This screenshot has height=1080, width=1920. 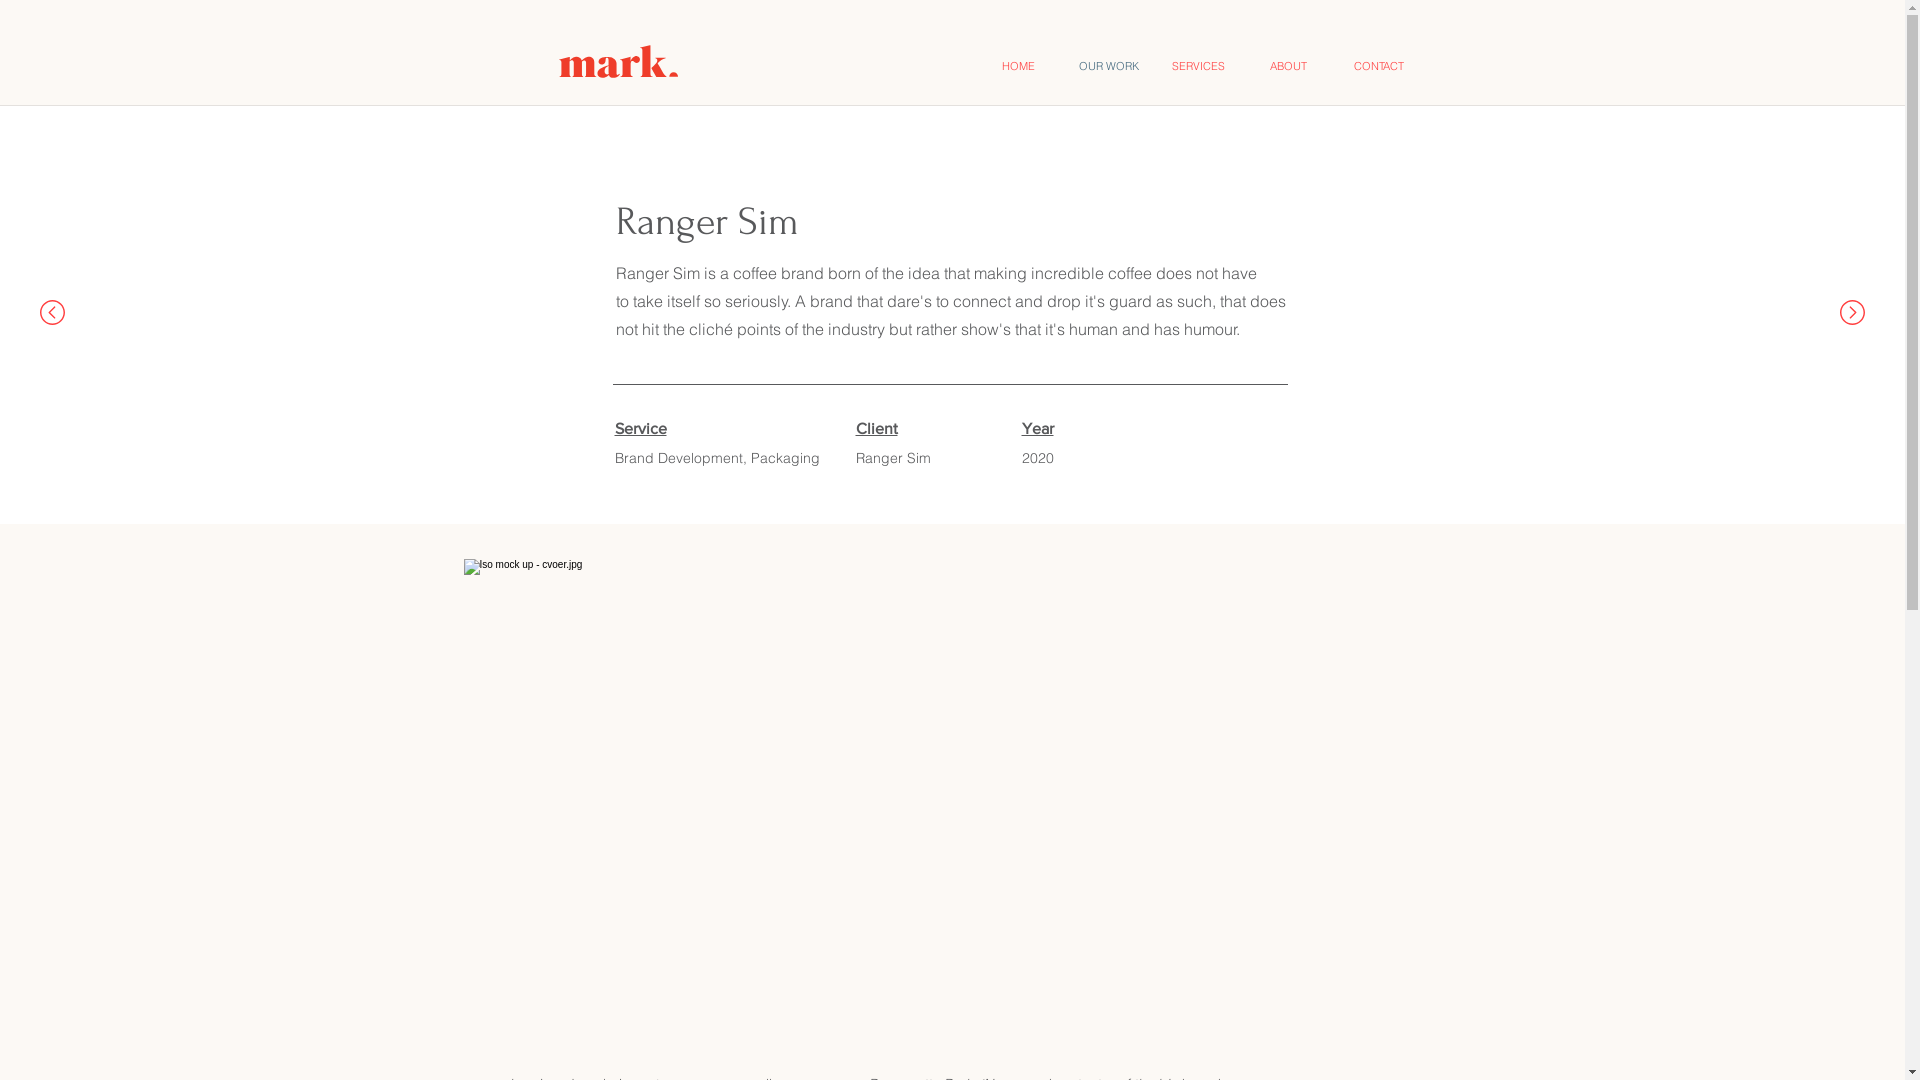 I want to click on 'CONTACT', so click(x=1377, y=64).